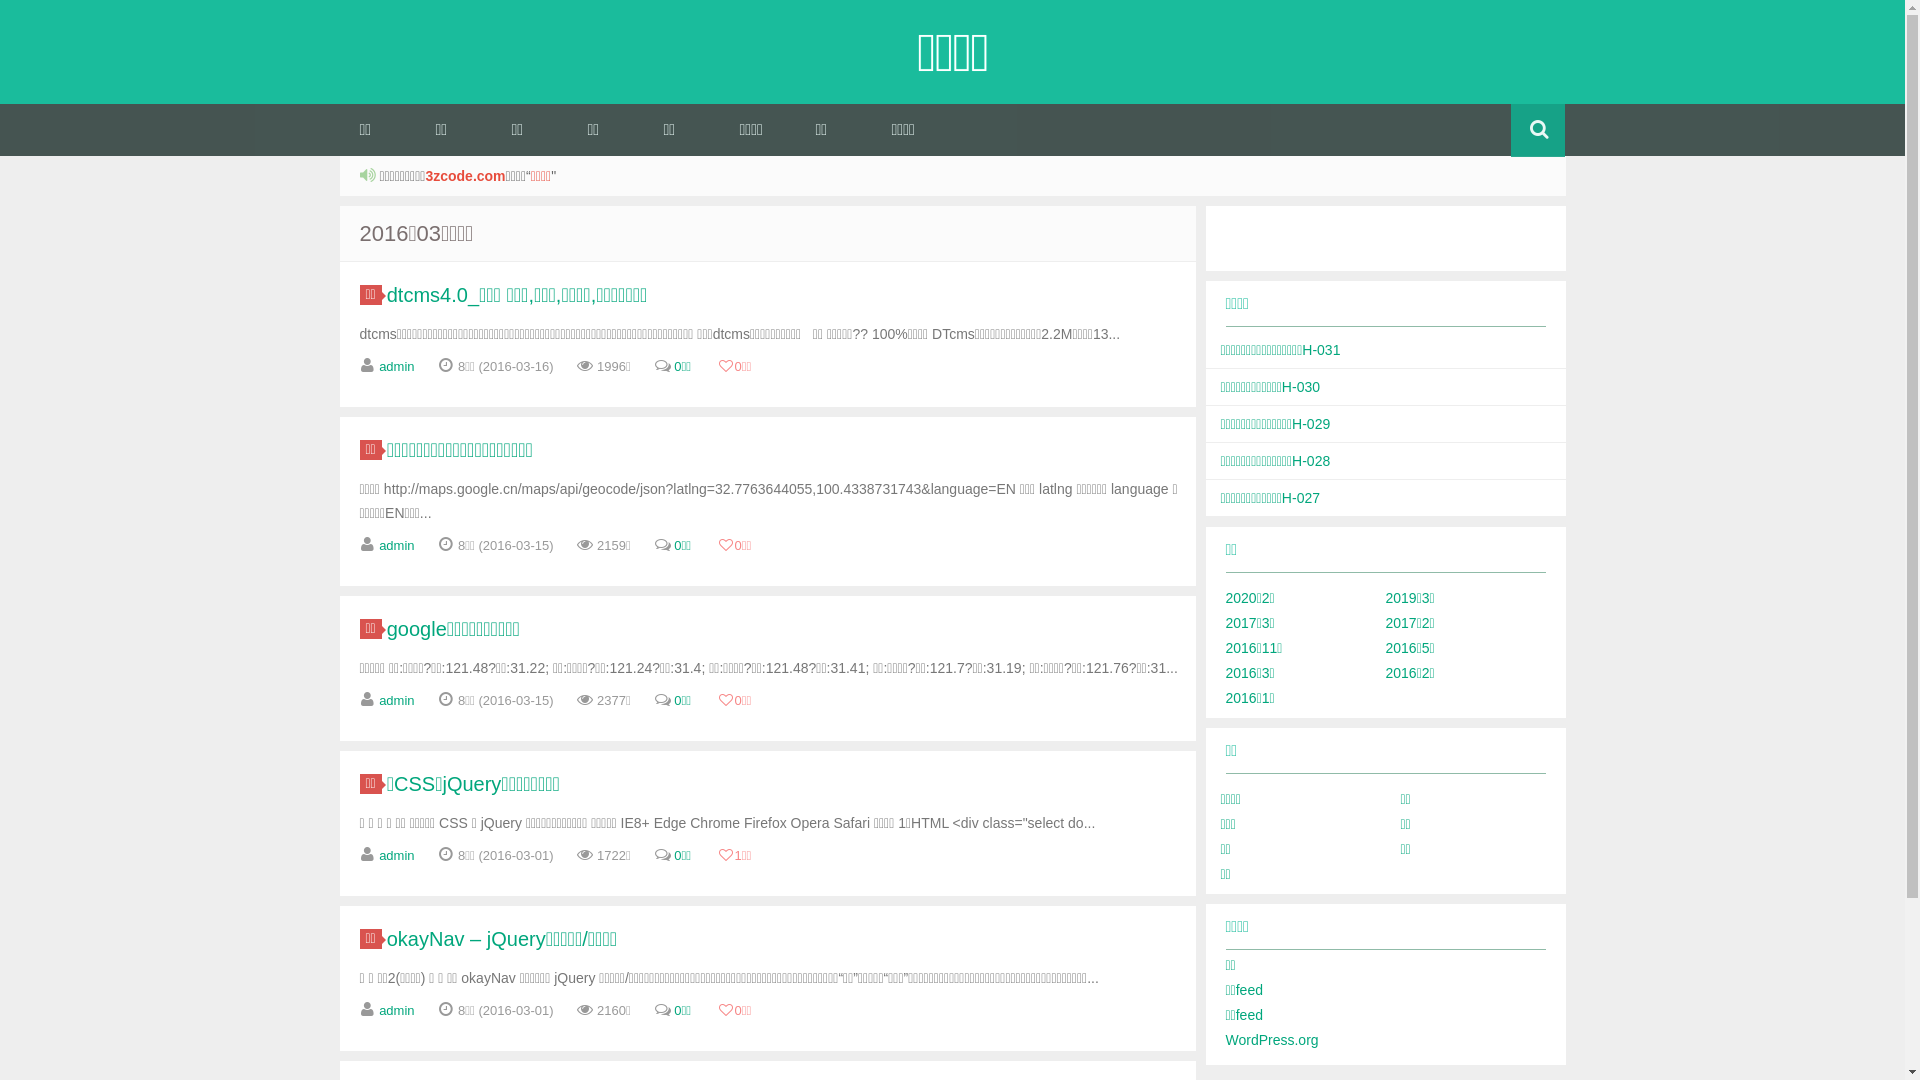 Image resolution: width=1920 pixels, height=1080 pixels. I want to click on 'admin', so click(396, 1010).